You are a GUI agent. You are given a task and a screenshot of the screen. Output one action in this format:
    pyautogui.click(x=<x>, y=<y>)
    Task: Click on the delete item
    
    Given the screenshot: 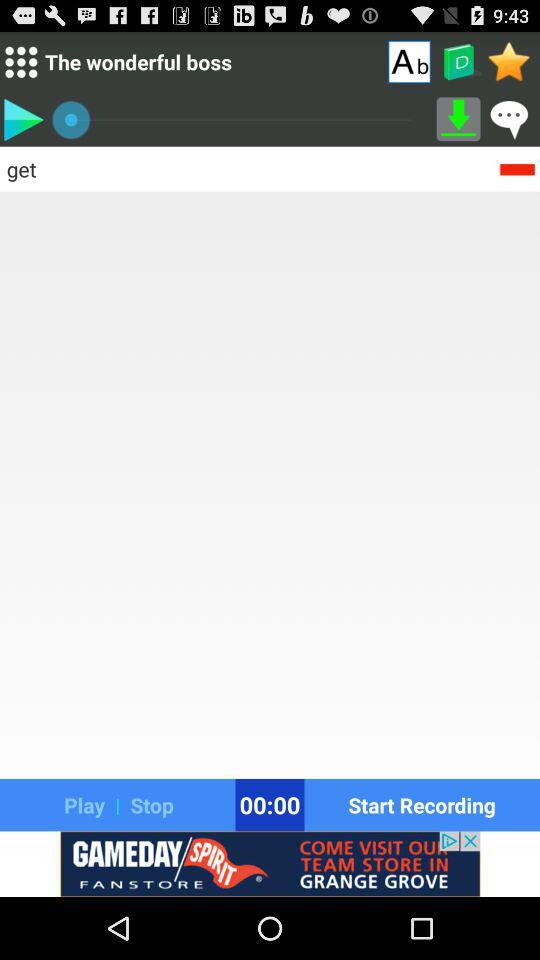 What is the action you would take?
    pyautogui.click(x=517, y=167)
    